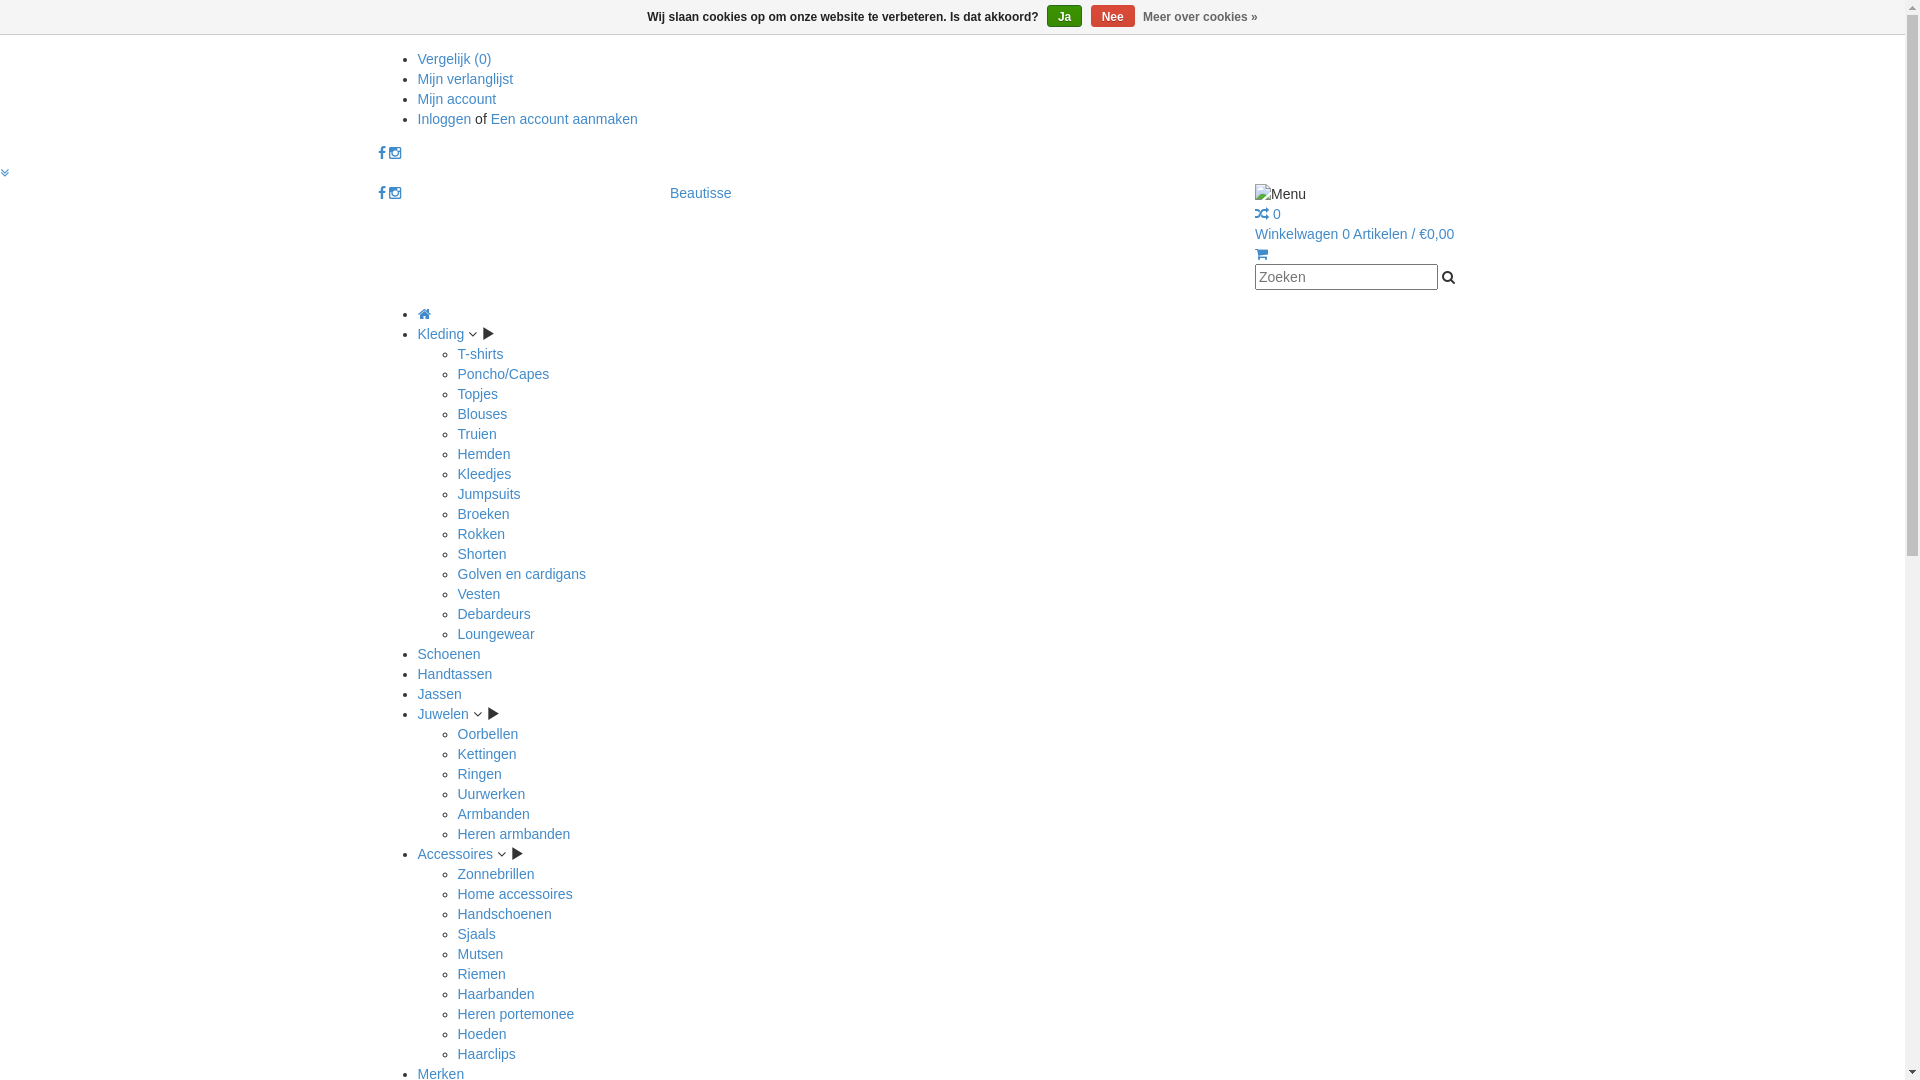 This screenshot has height=1080, width=1920. Describe the element at coordinates (416, 77) in the screenshot. I see `'Mijn verlanglijst'` at that location.